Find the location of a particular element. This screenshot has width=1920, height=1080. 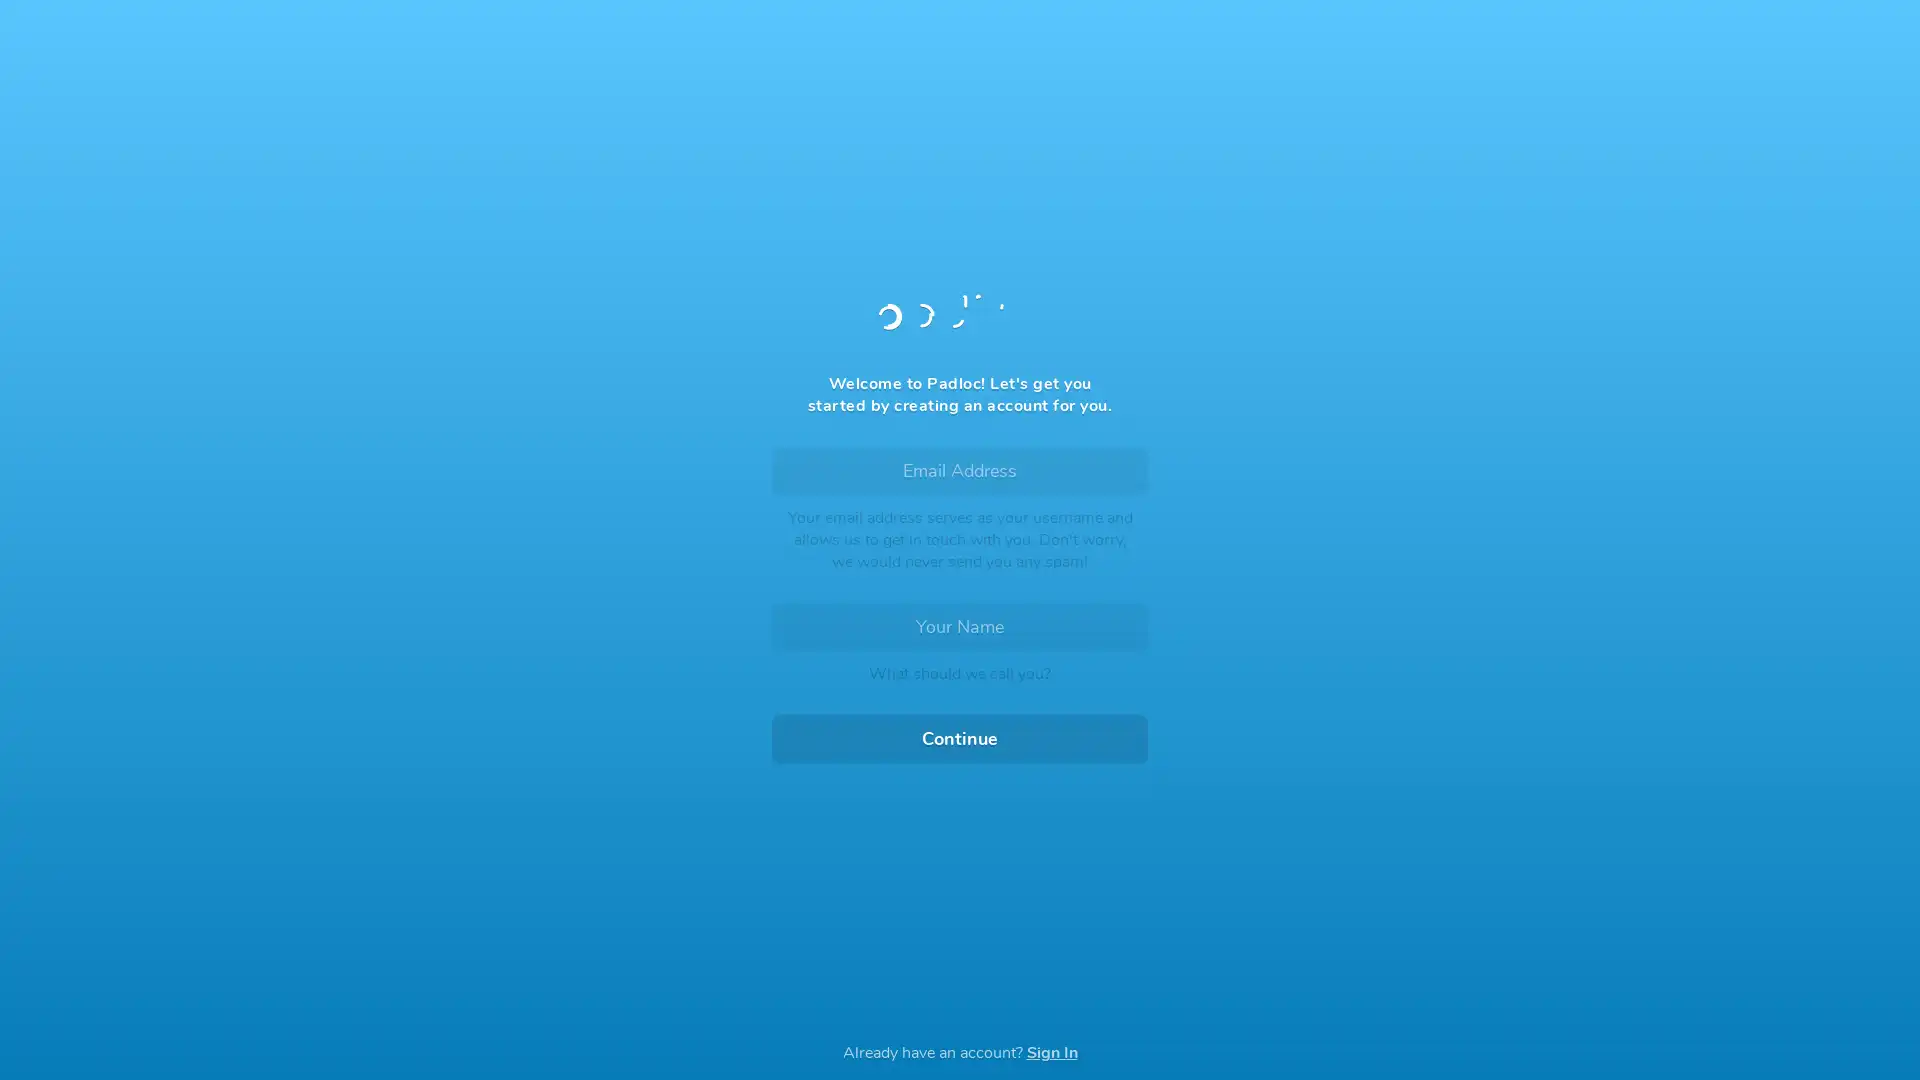

Login is located at coordinates (960, 604).